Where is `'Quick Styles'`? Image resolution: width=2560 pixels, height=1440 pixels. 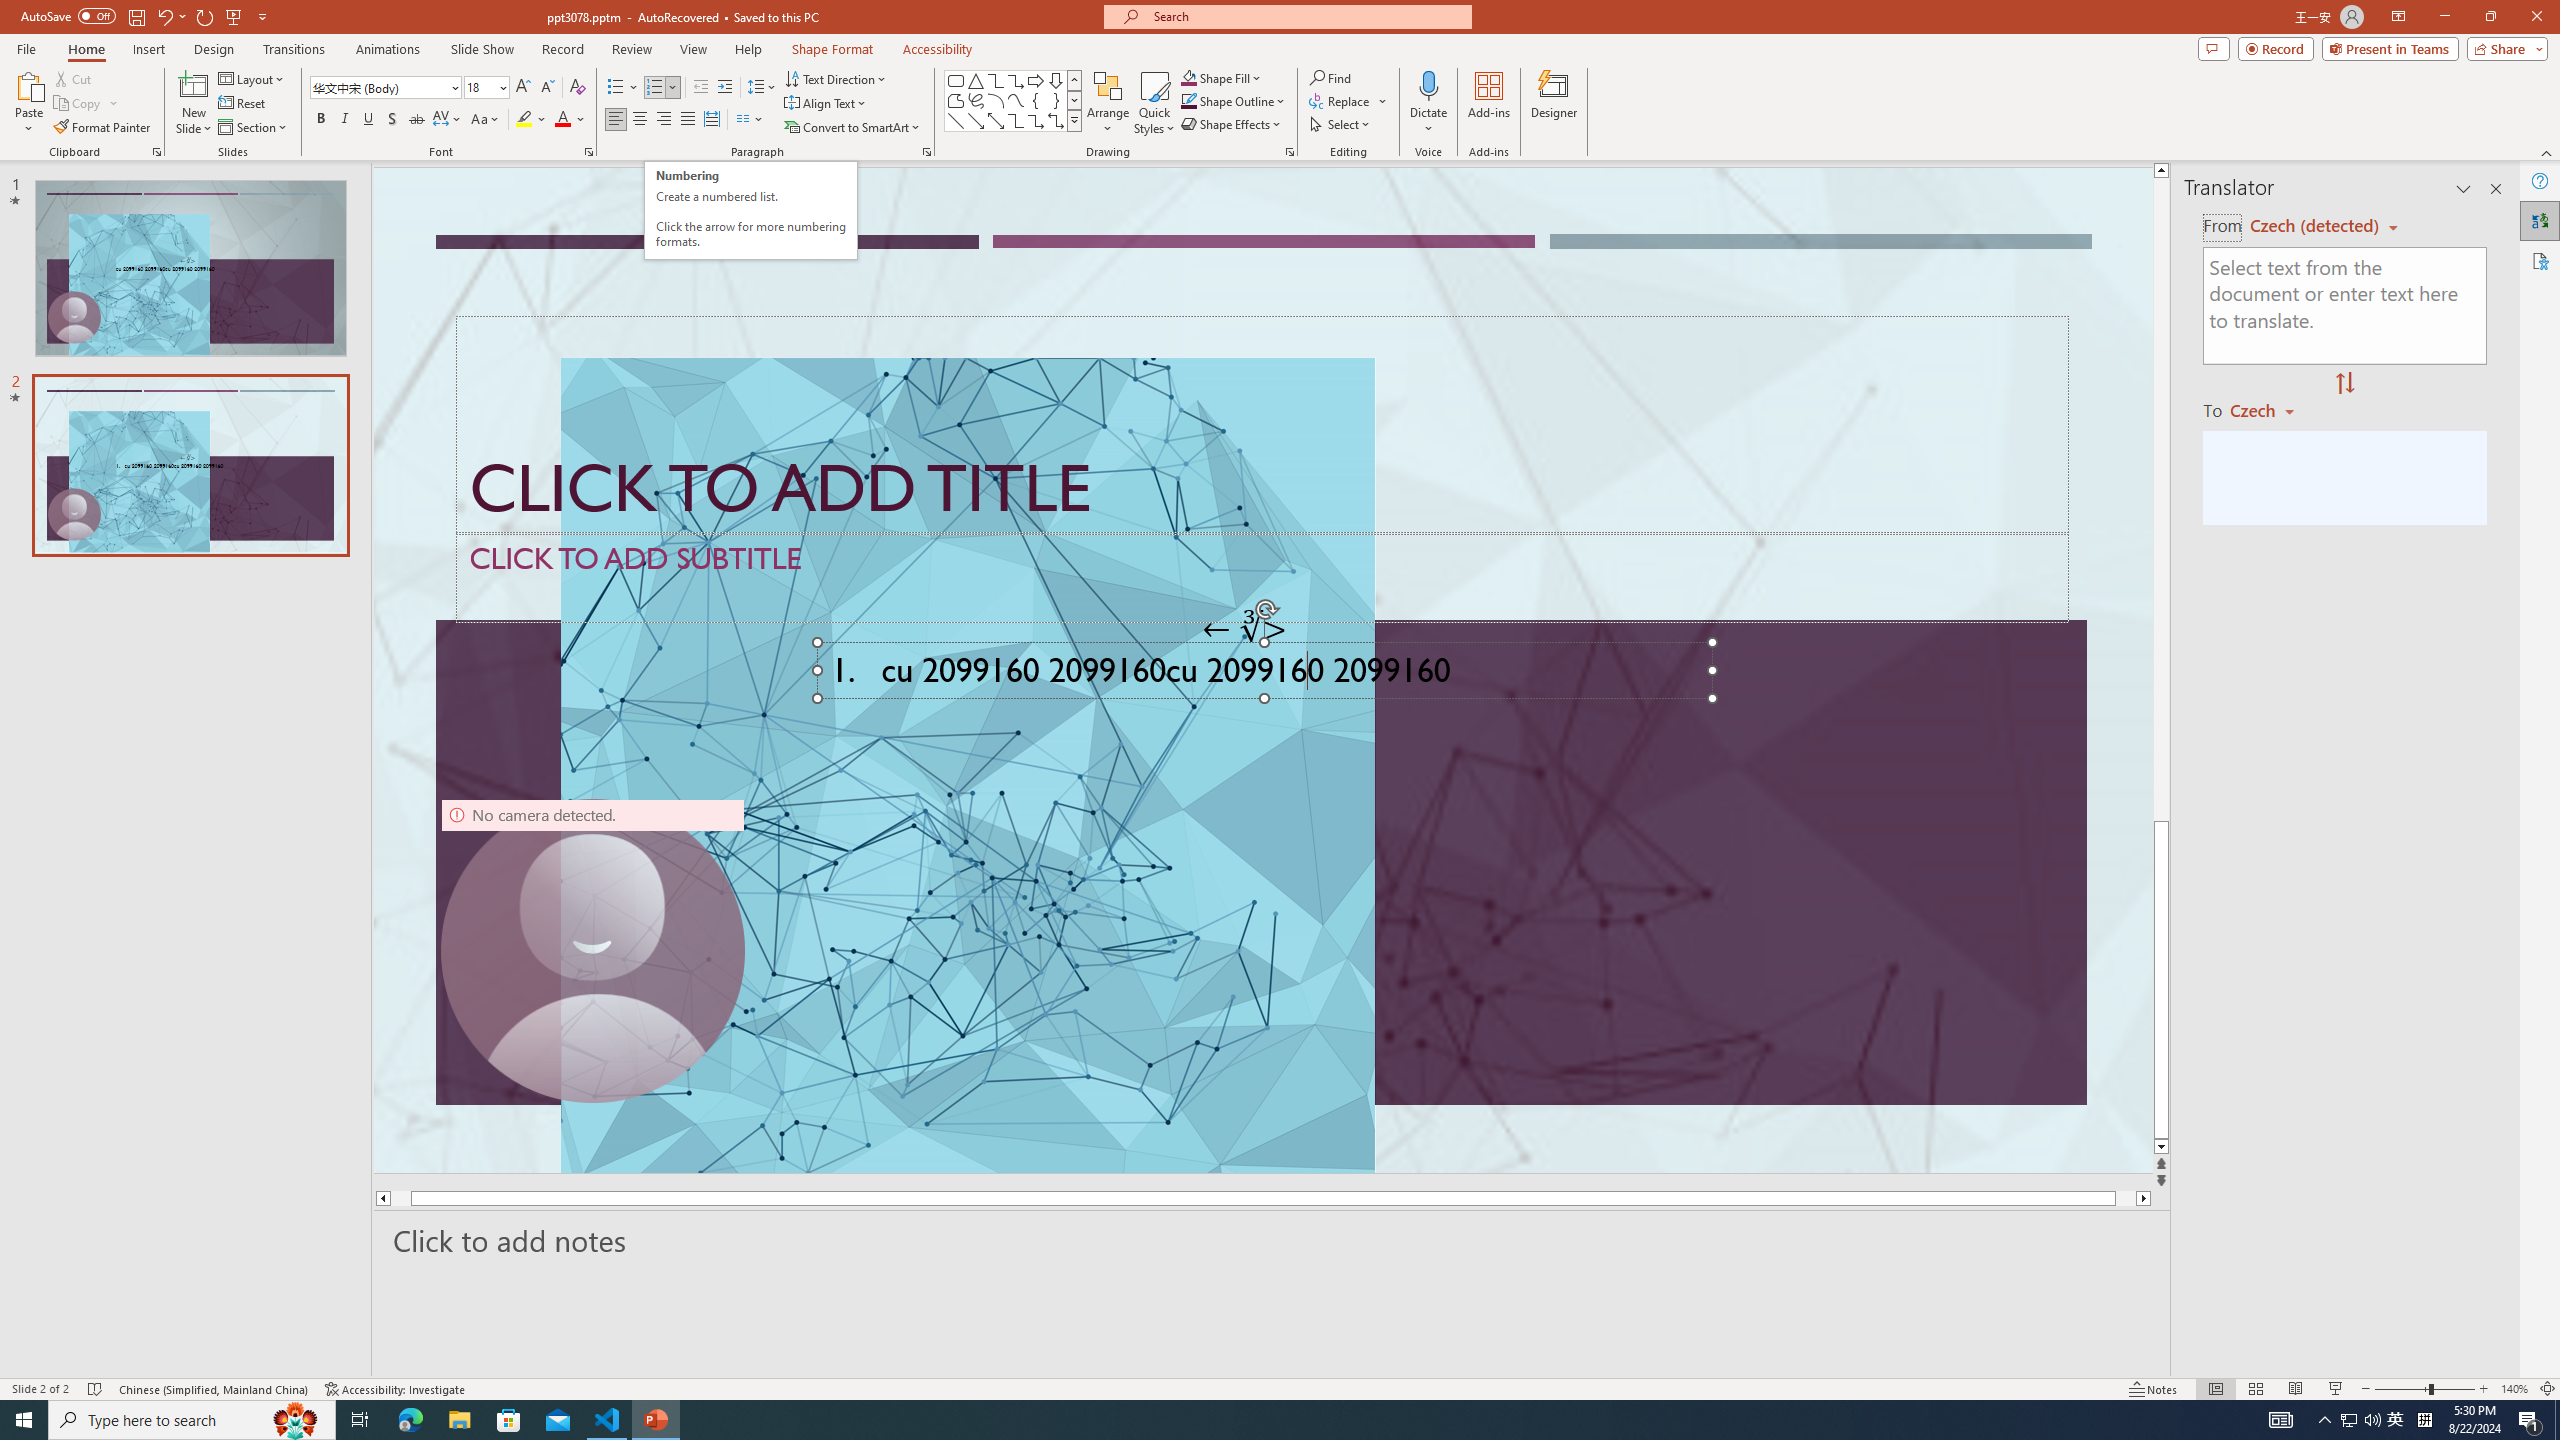
'Quick Styles' is located at coordinates (1153, 103).